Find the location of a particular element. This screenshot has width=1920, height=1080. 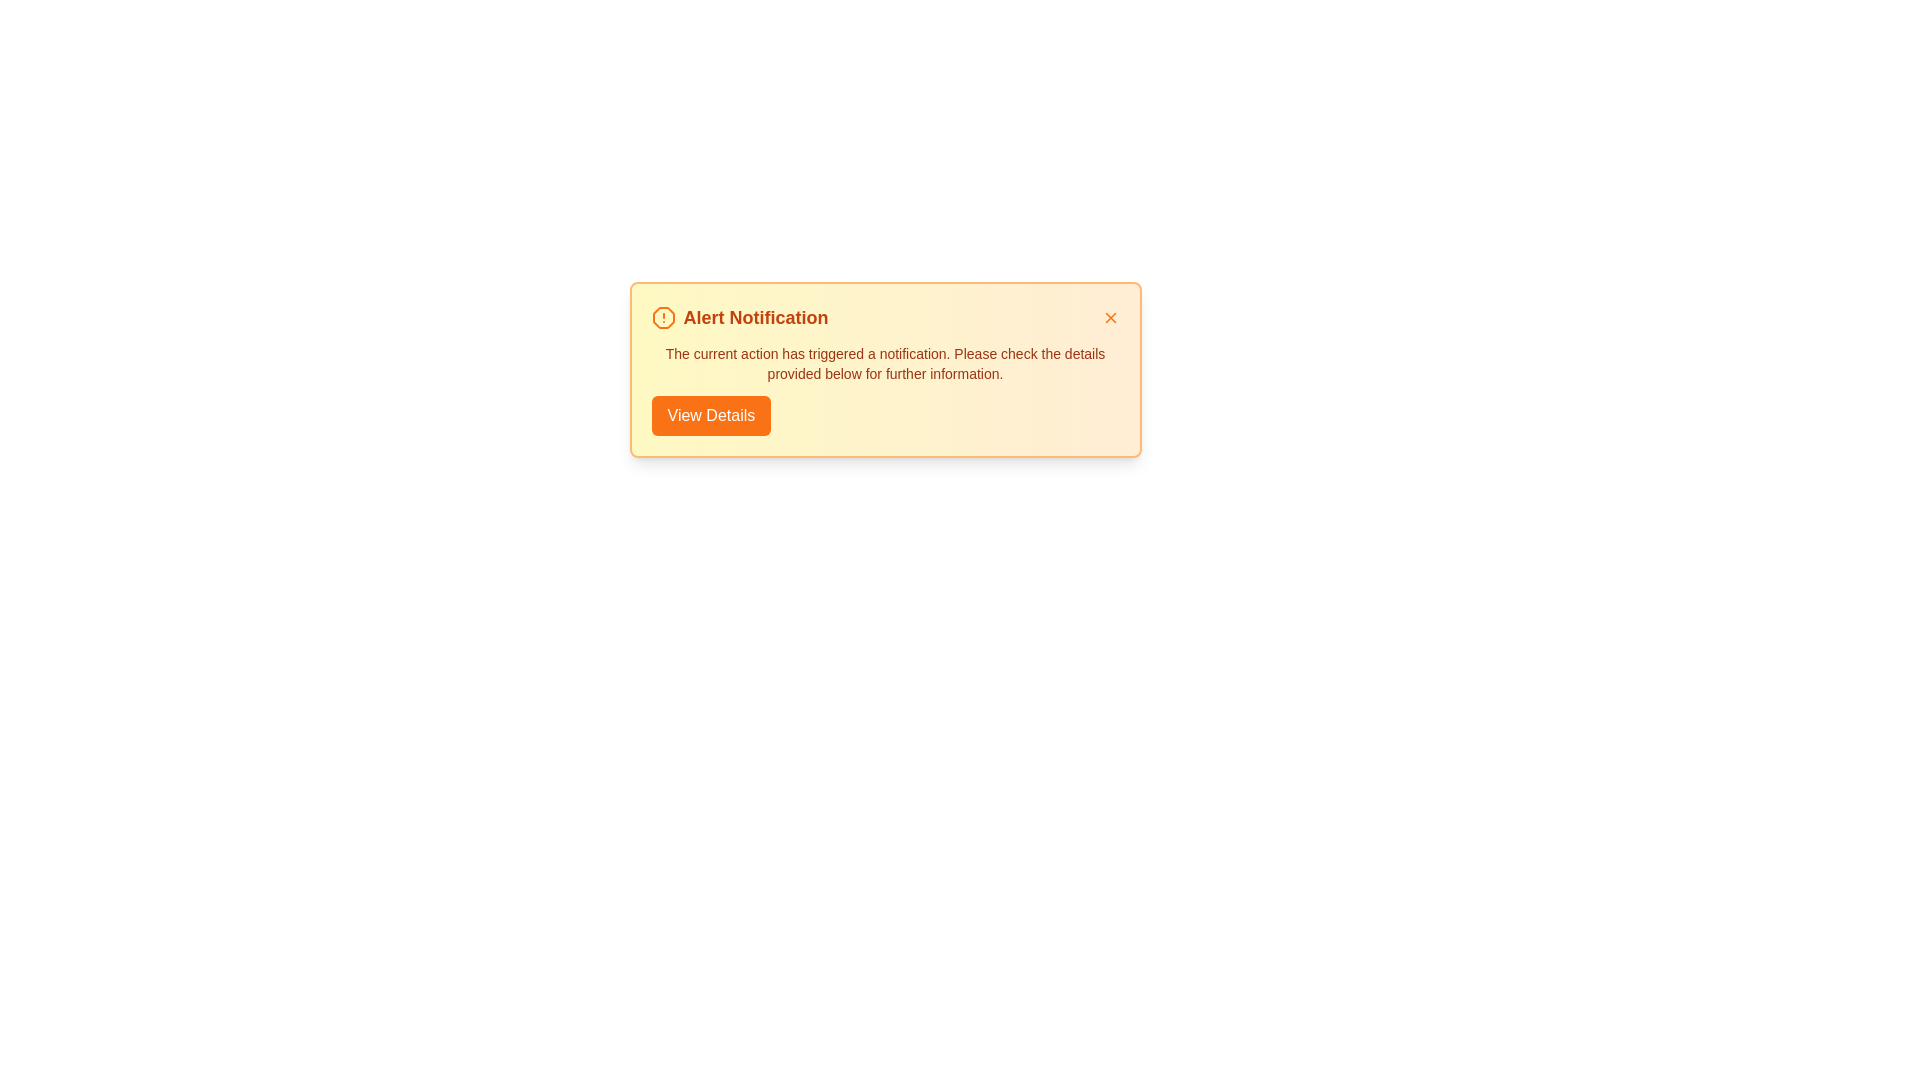

the alert icon to check its functionality is located at coordinates (663, 316).